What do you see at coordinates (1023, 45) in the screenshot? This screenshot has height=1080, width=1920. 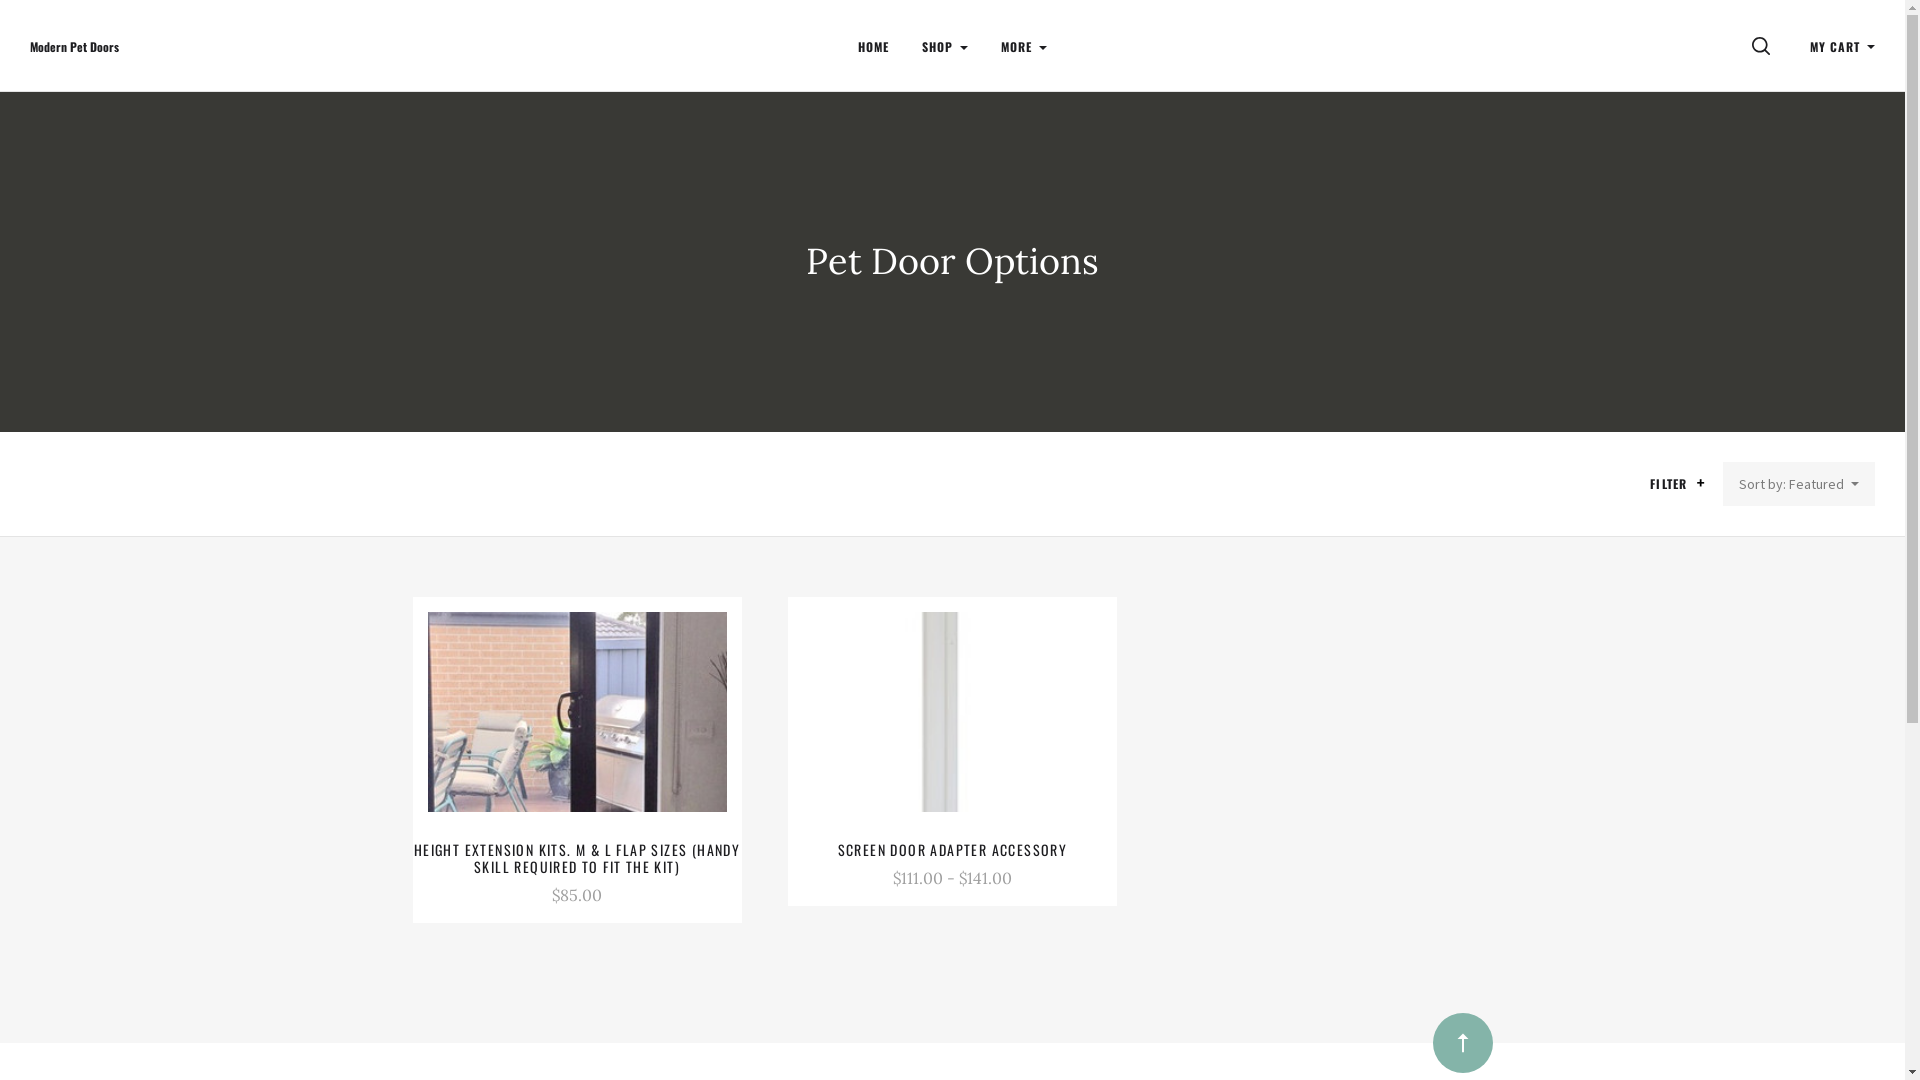 I see `'MORE'` at bounding box center [1023, 45].